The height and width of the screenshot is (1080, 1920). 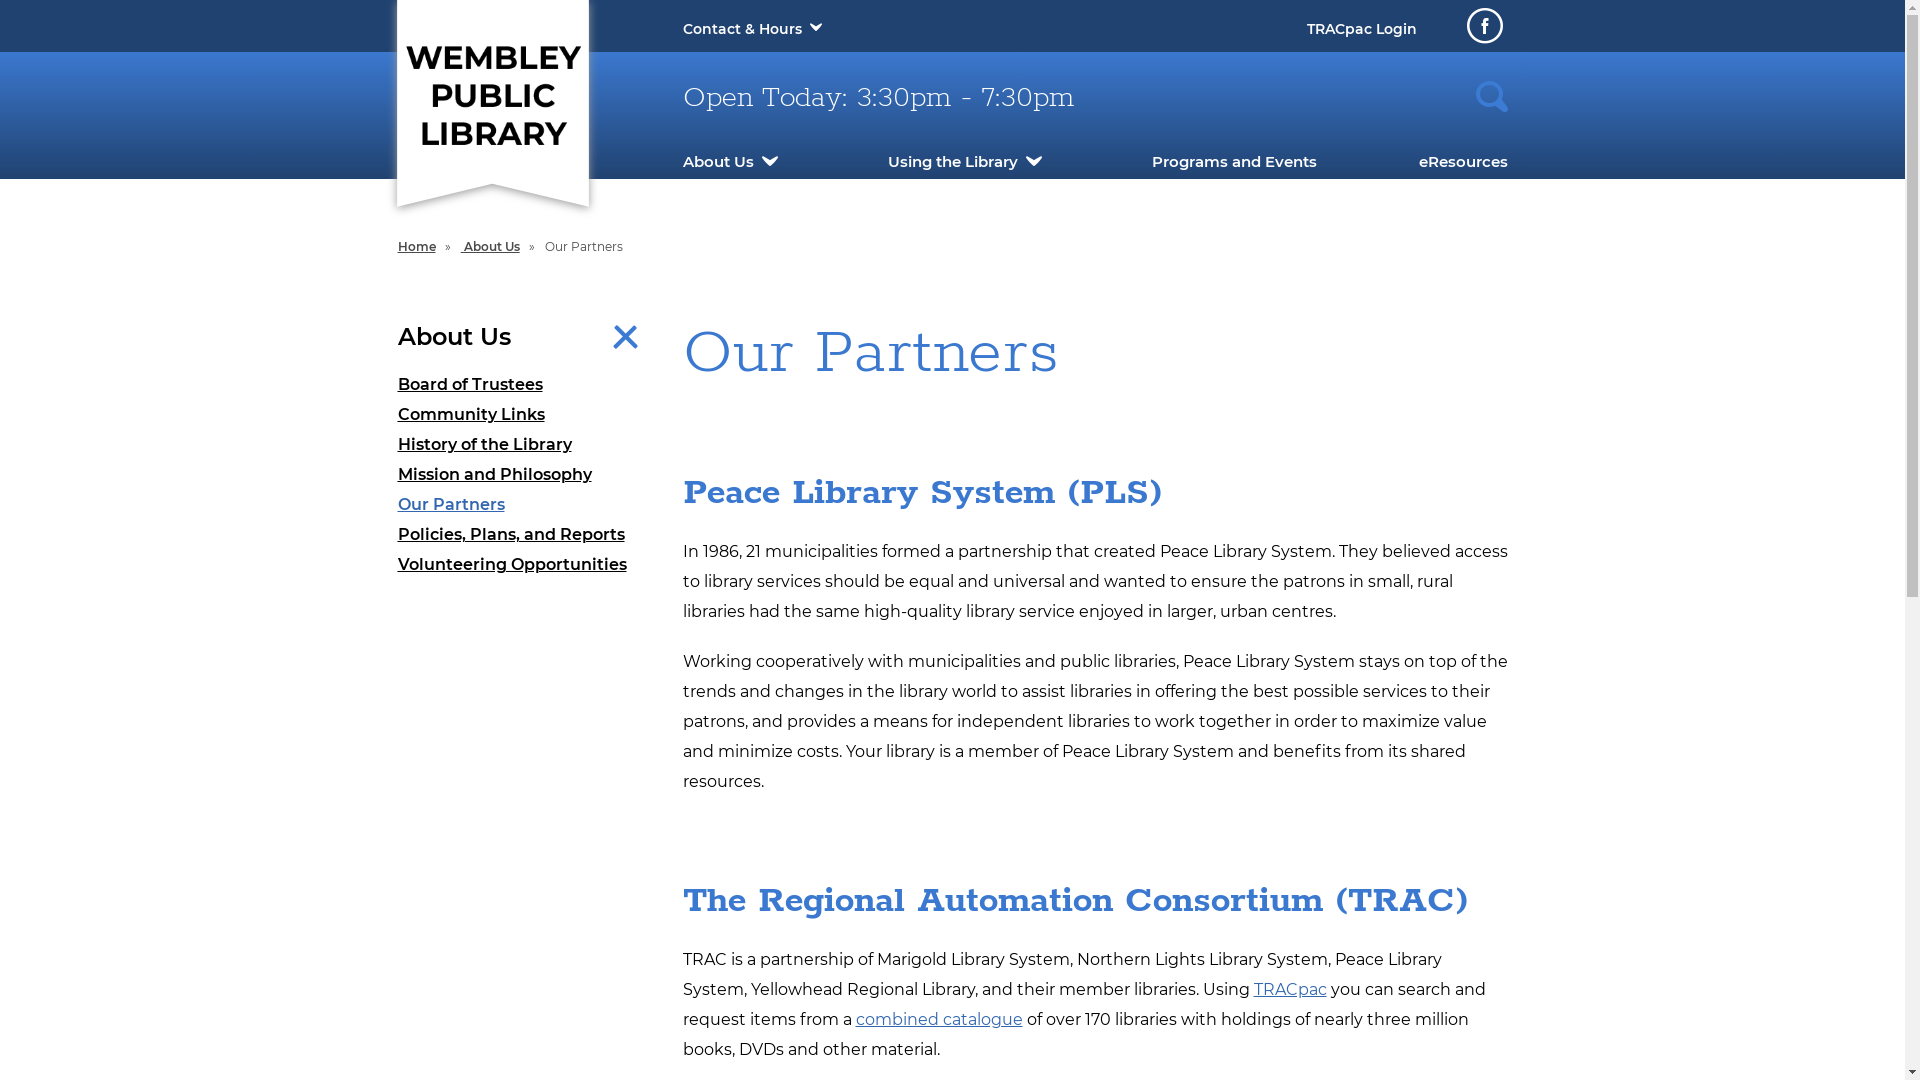 I want to click on 'Community Links', so click(x=525, y=414).